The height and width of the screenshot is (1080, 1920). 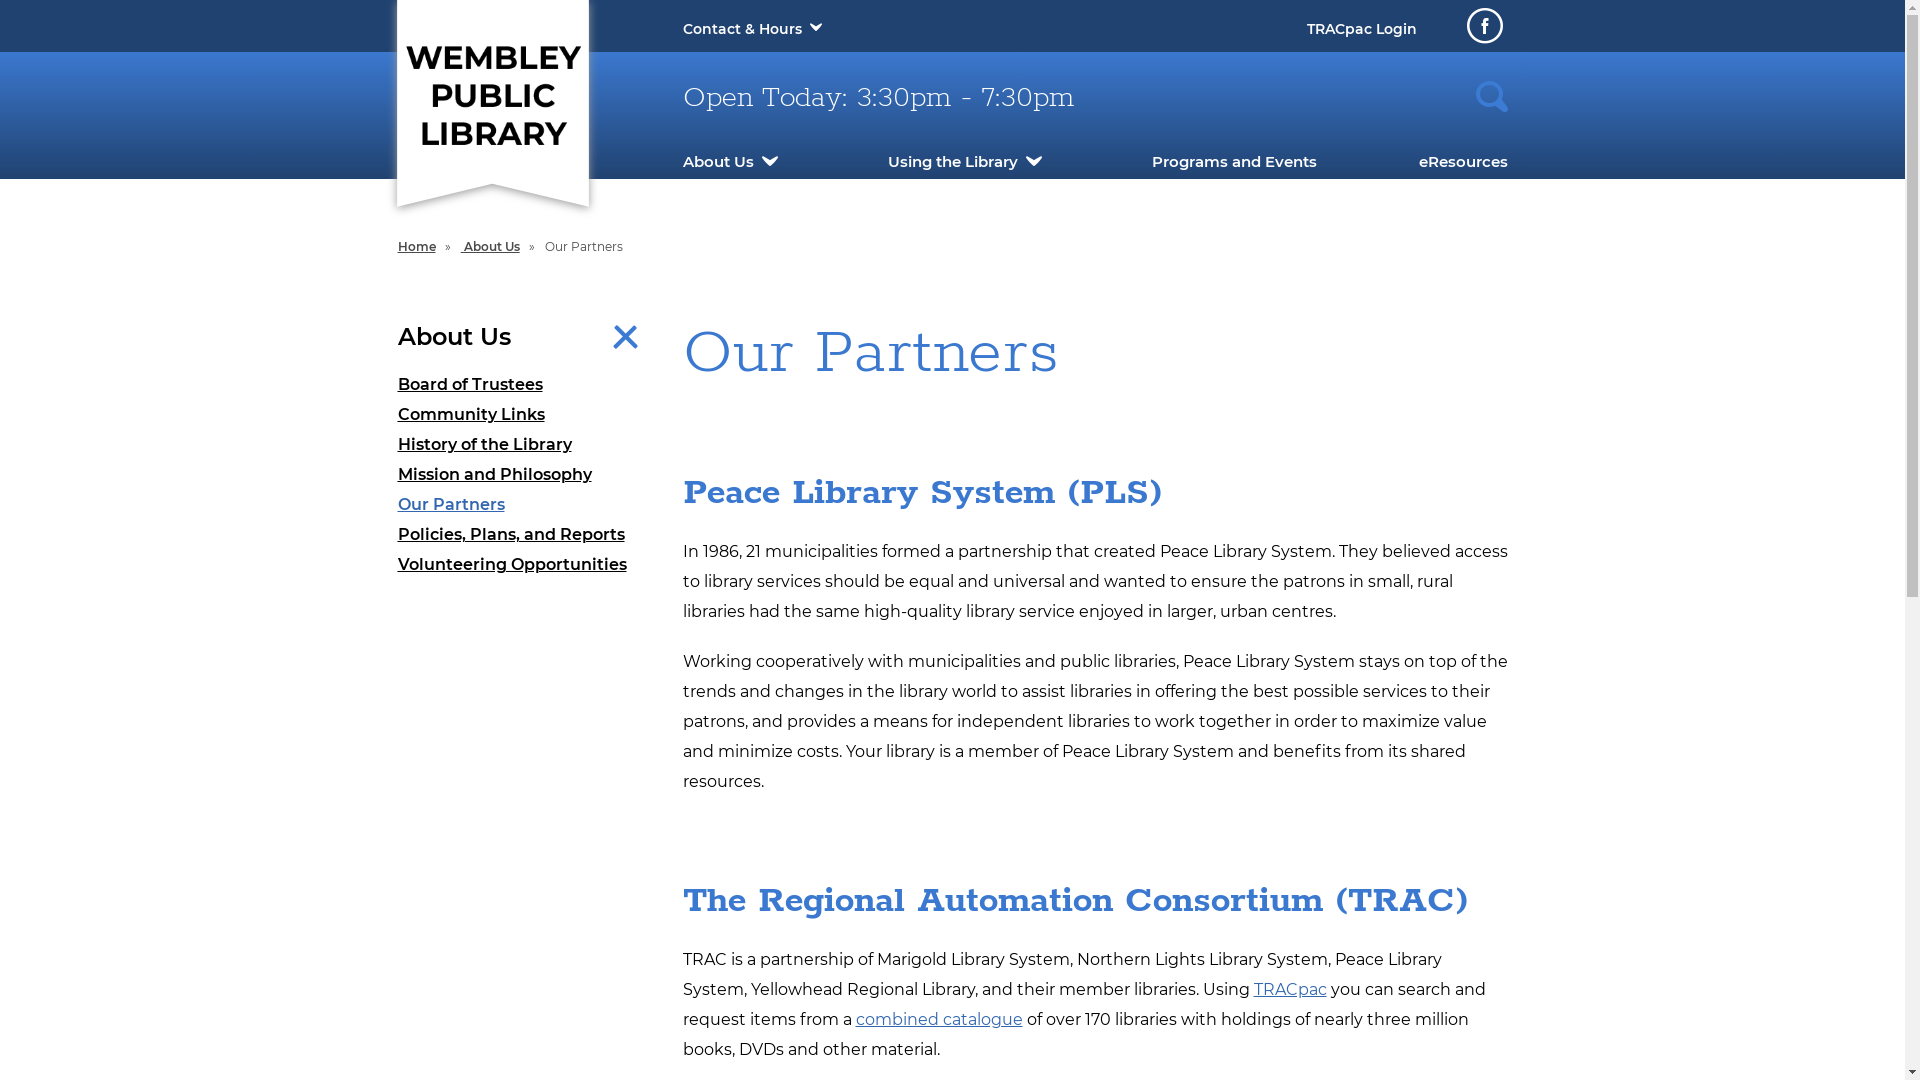 I want to click on 'Community Links', so click(x=525, y=414).